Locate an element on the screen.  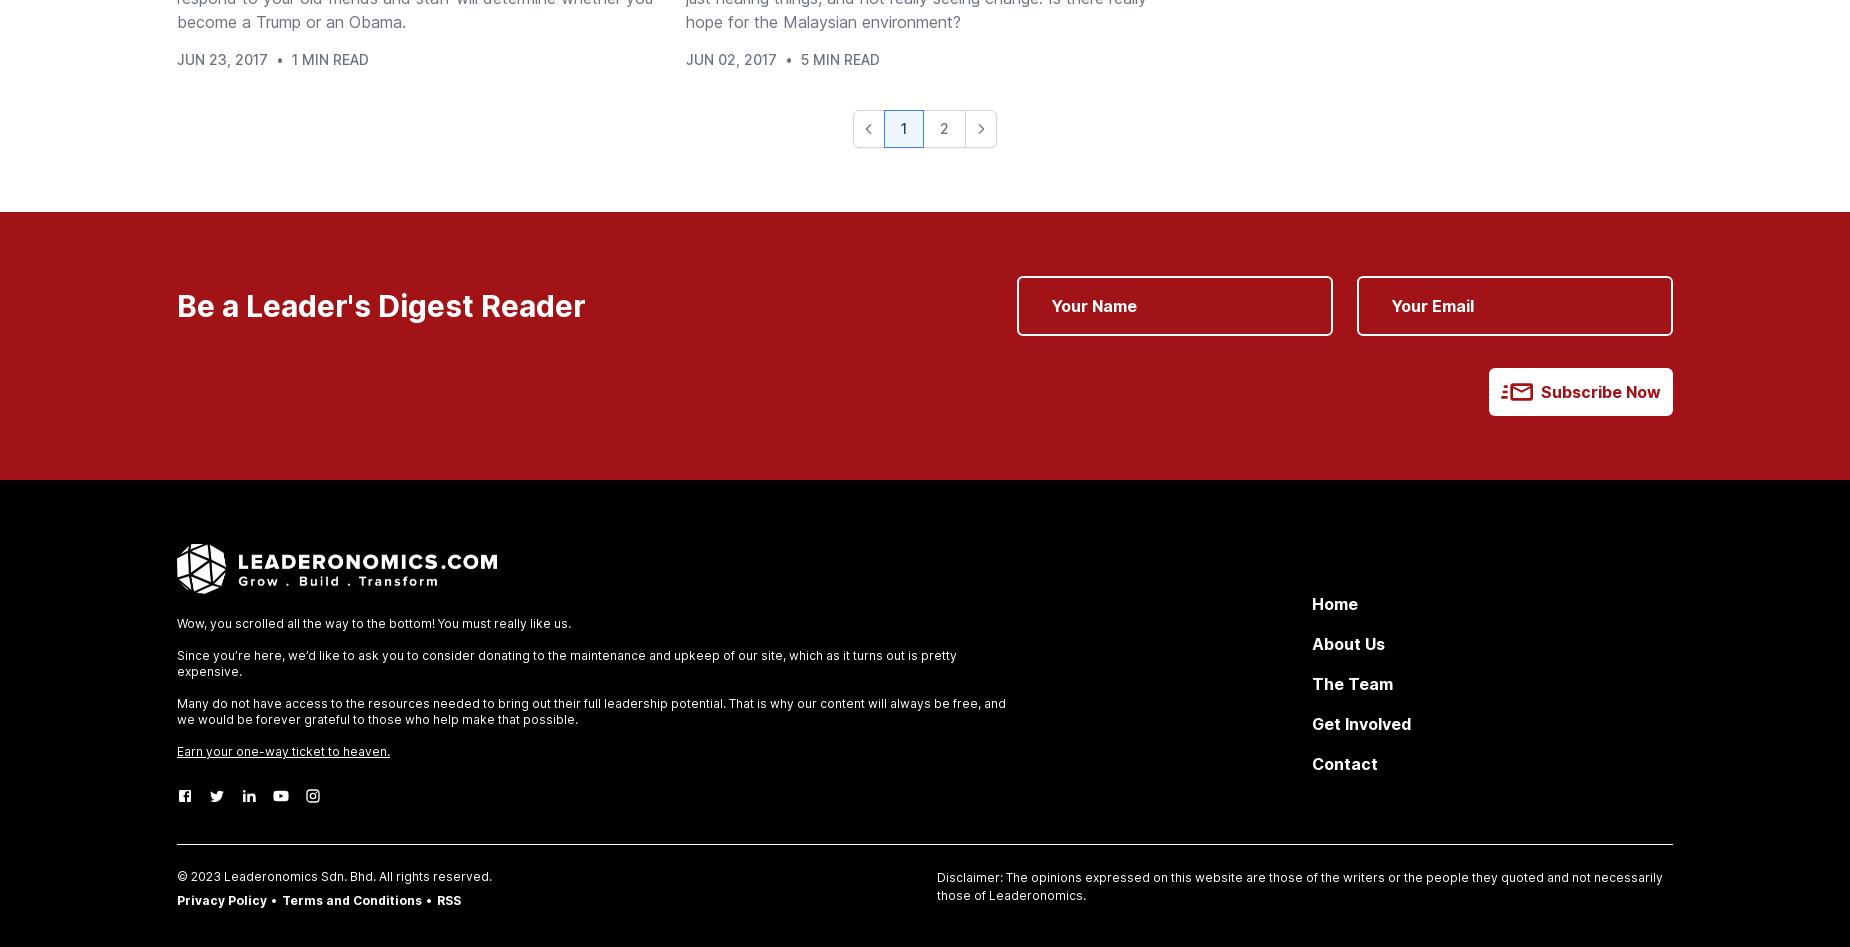
'Terms and Conditions' is located at coordinates (351, 899).